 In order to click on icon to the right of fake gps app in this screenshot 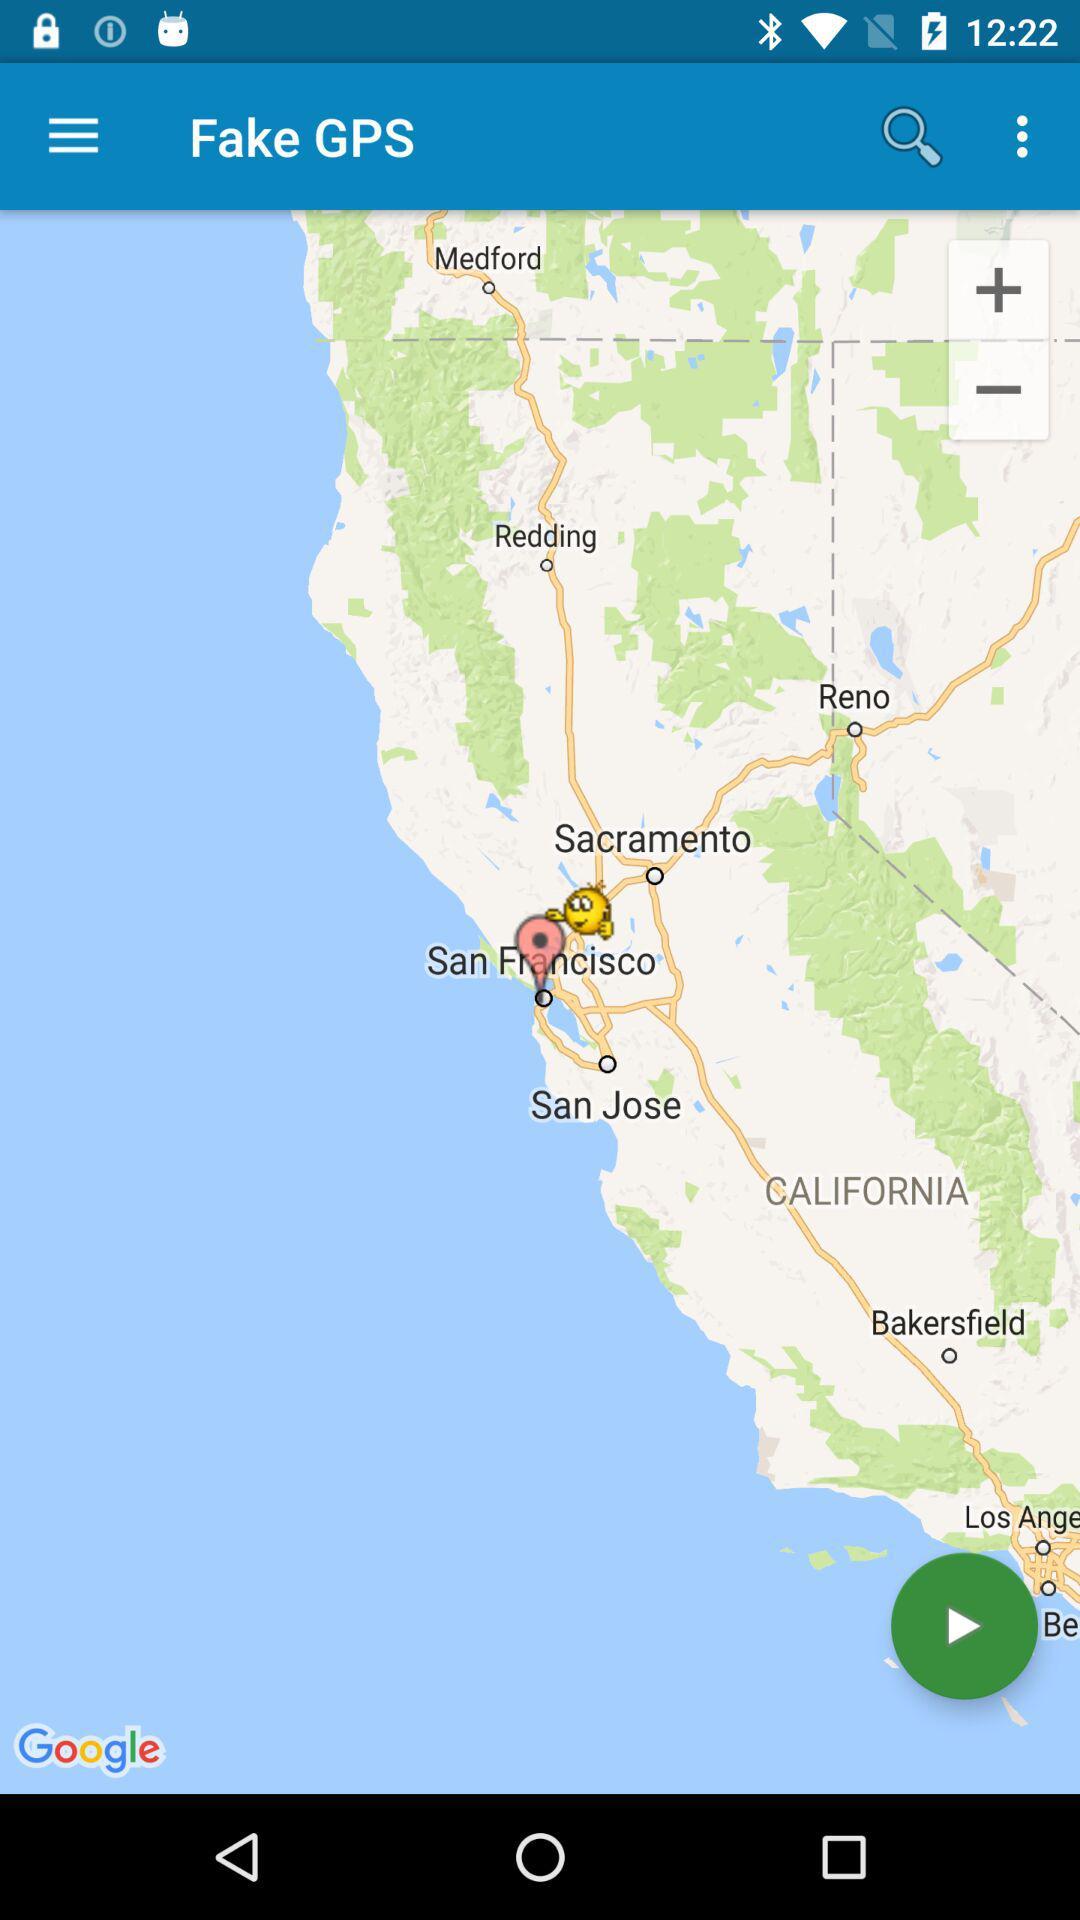, I will do `click(911, 135)`.